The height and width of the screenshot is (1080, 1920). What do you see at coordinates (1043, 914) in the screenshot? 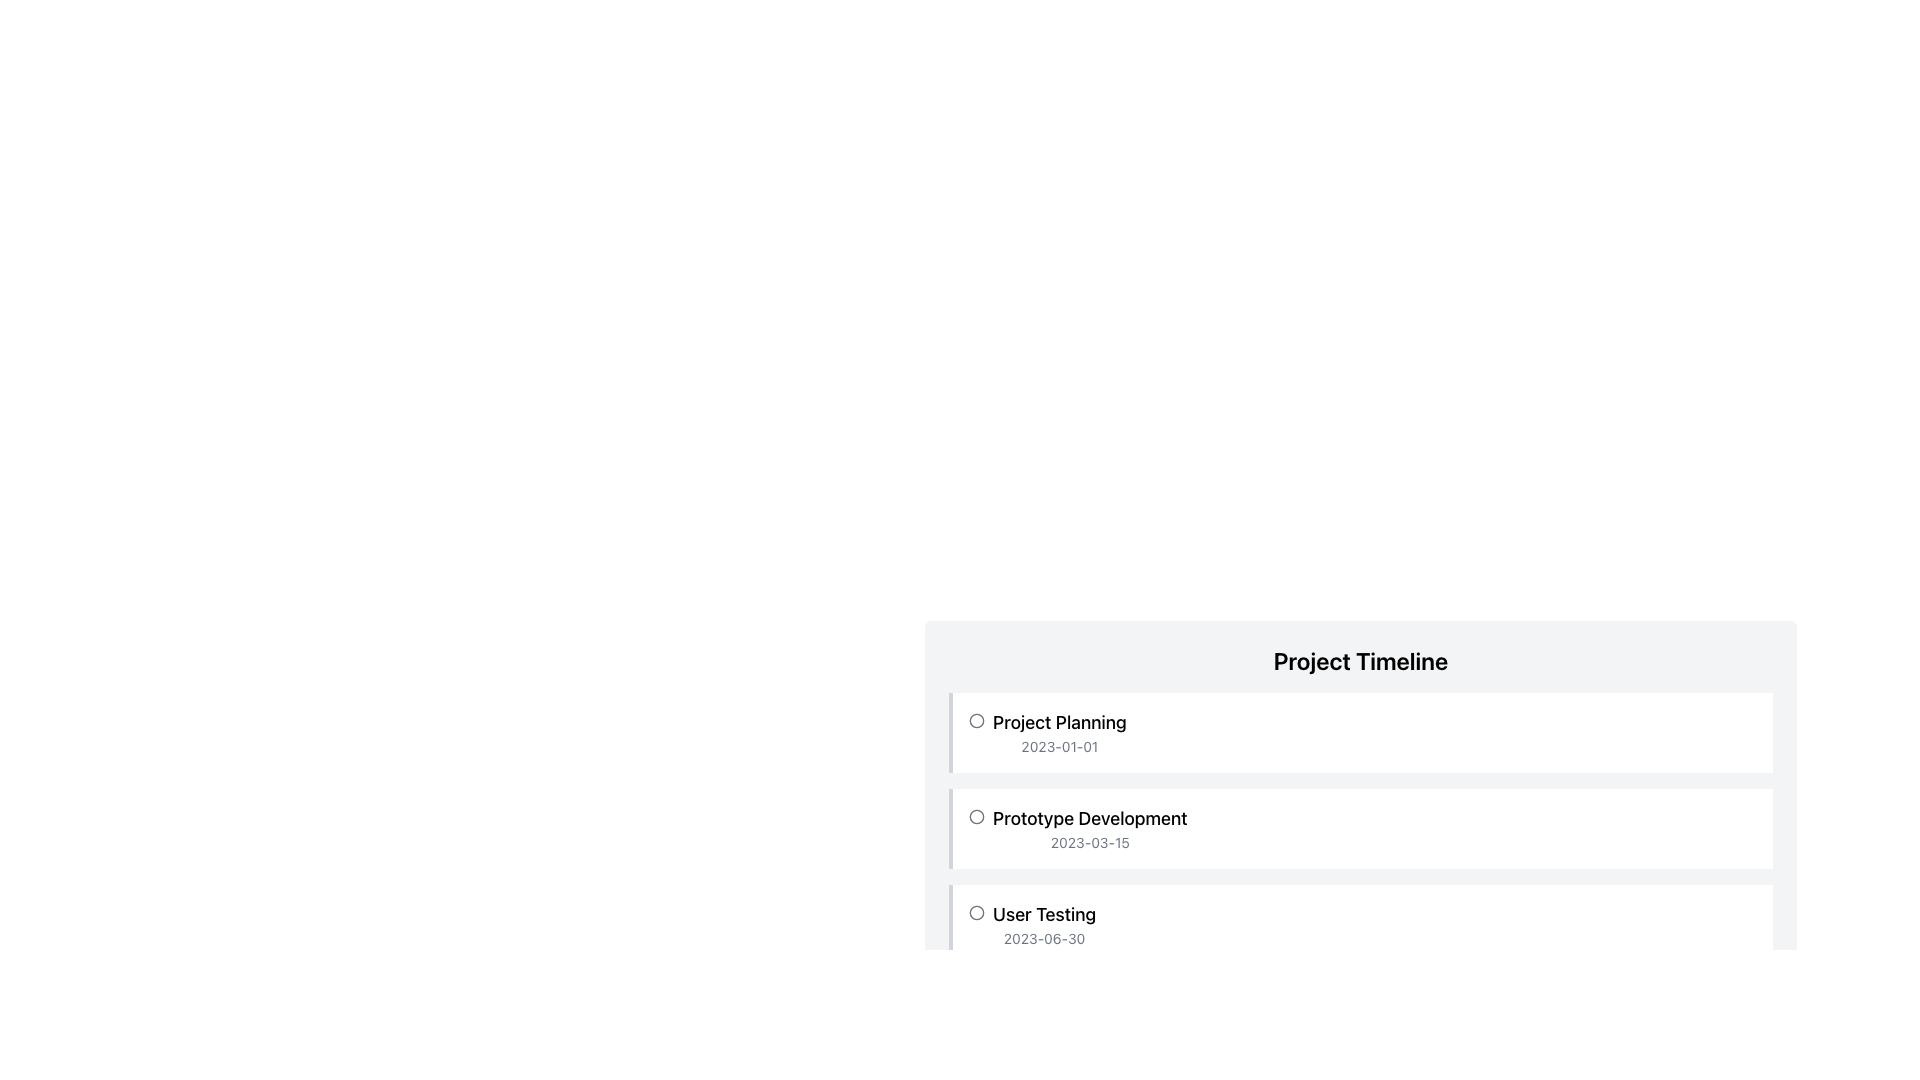
I see `the text label displaying 'User Testing', which is styled as part of a structured list or timeline, located above the date '2023-06-30'` at bounding box center [1043, 914].